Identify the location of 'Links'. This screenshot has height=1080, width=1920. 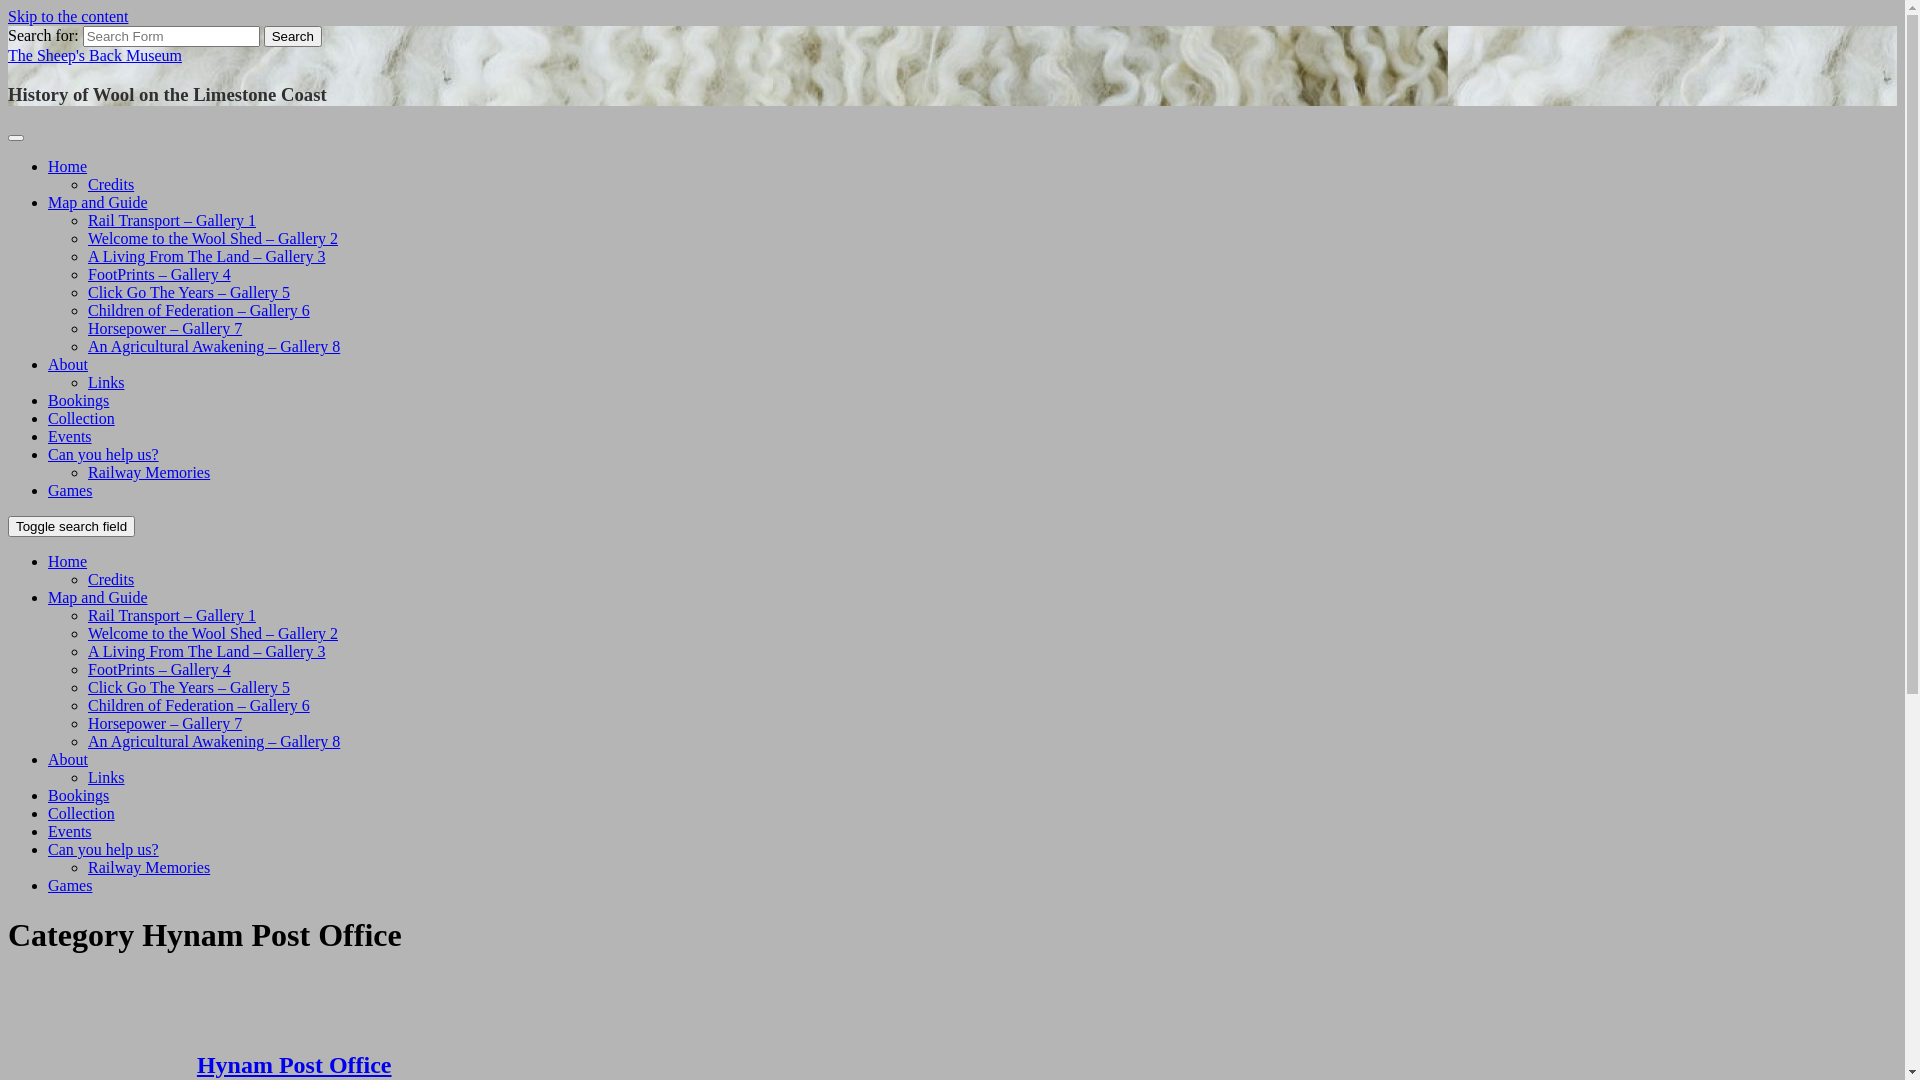
(104, 382).